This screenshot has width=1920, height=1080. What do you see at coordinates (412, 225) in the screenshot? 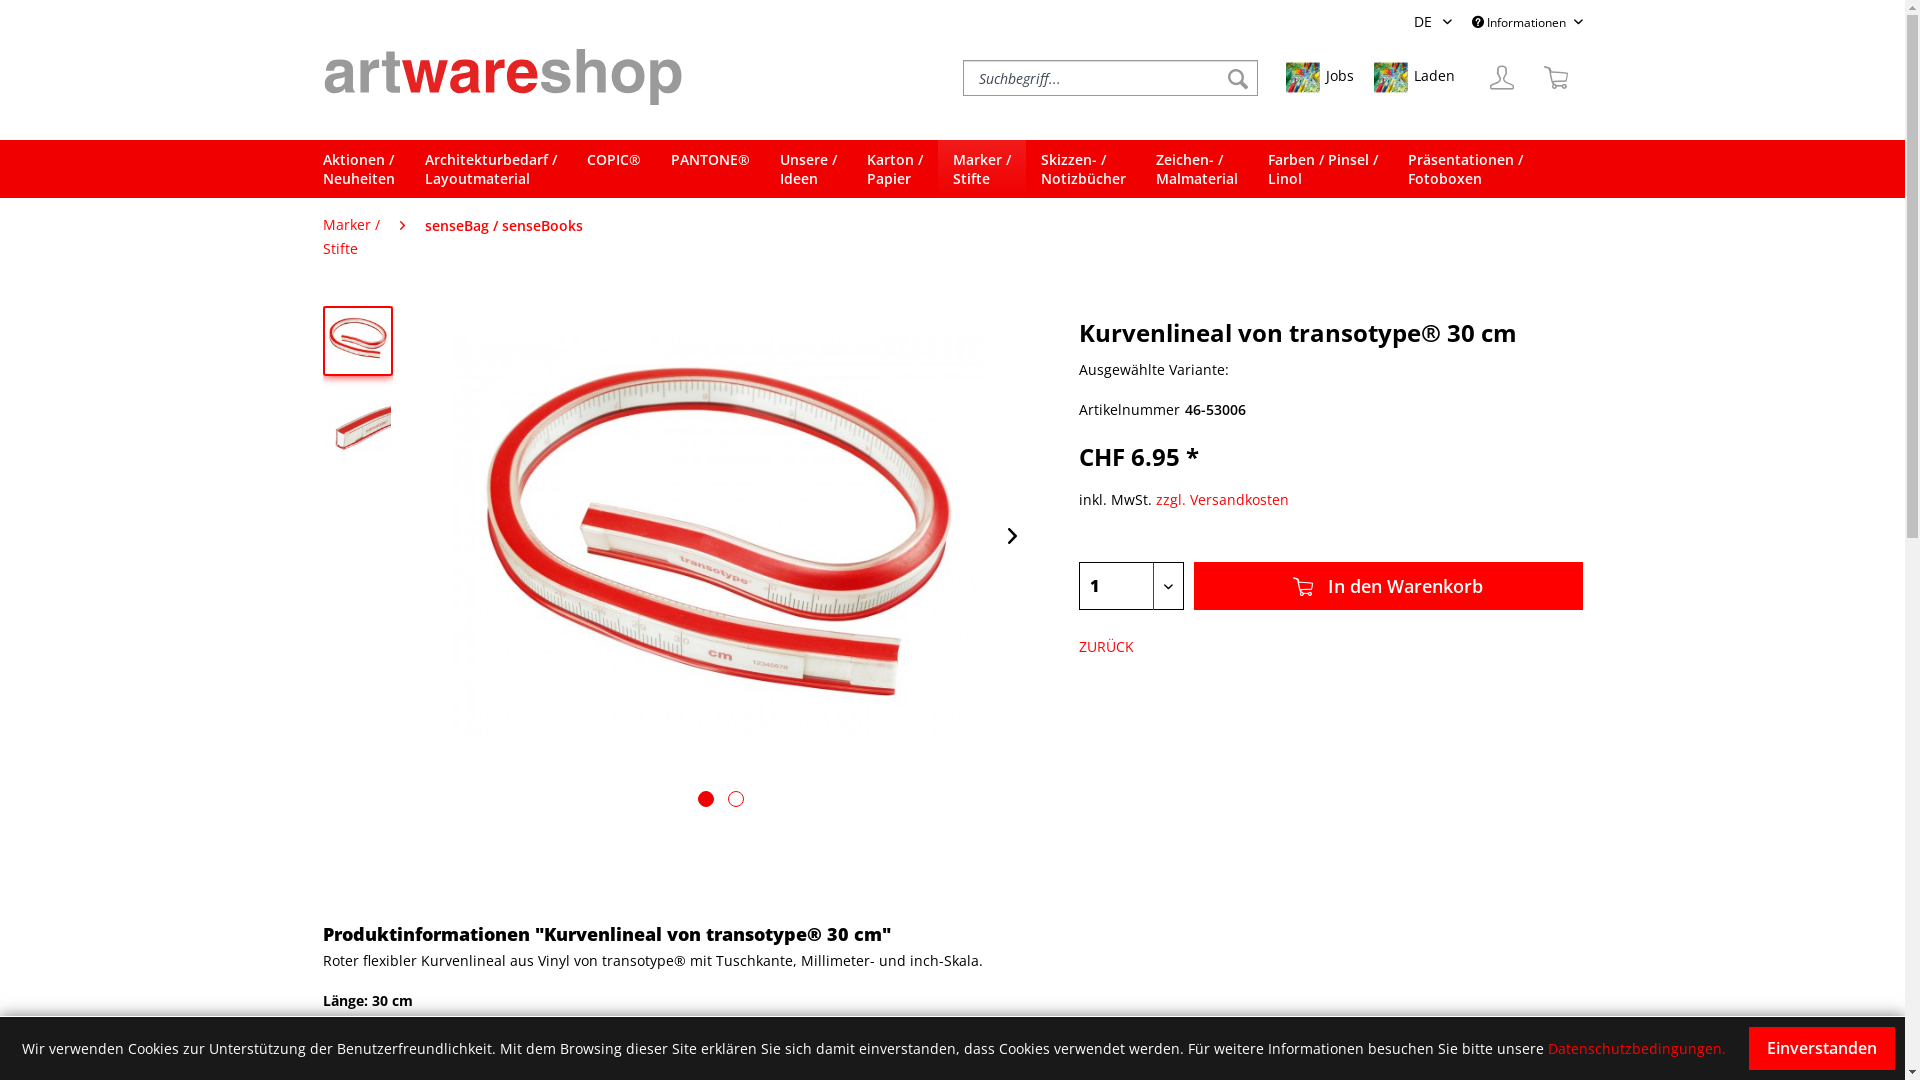
I see `'senseBag / senseBooks'` at bounding box center [412, 225].